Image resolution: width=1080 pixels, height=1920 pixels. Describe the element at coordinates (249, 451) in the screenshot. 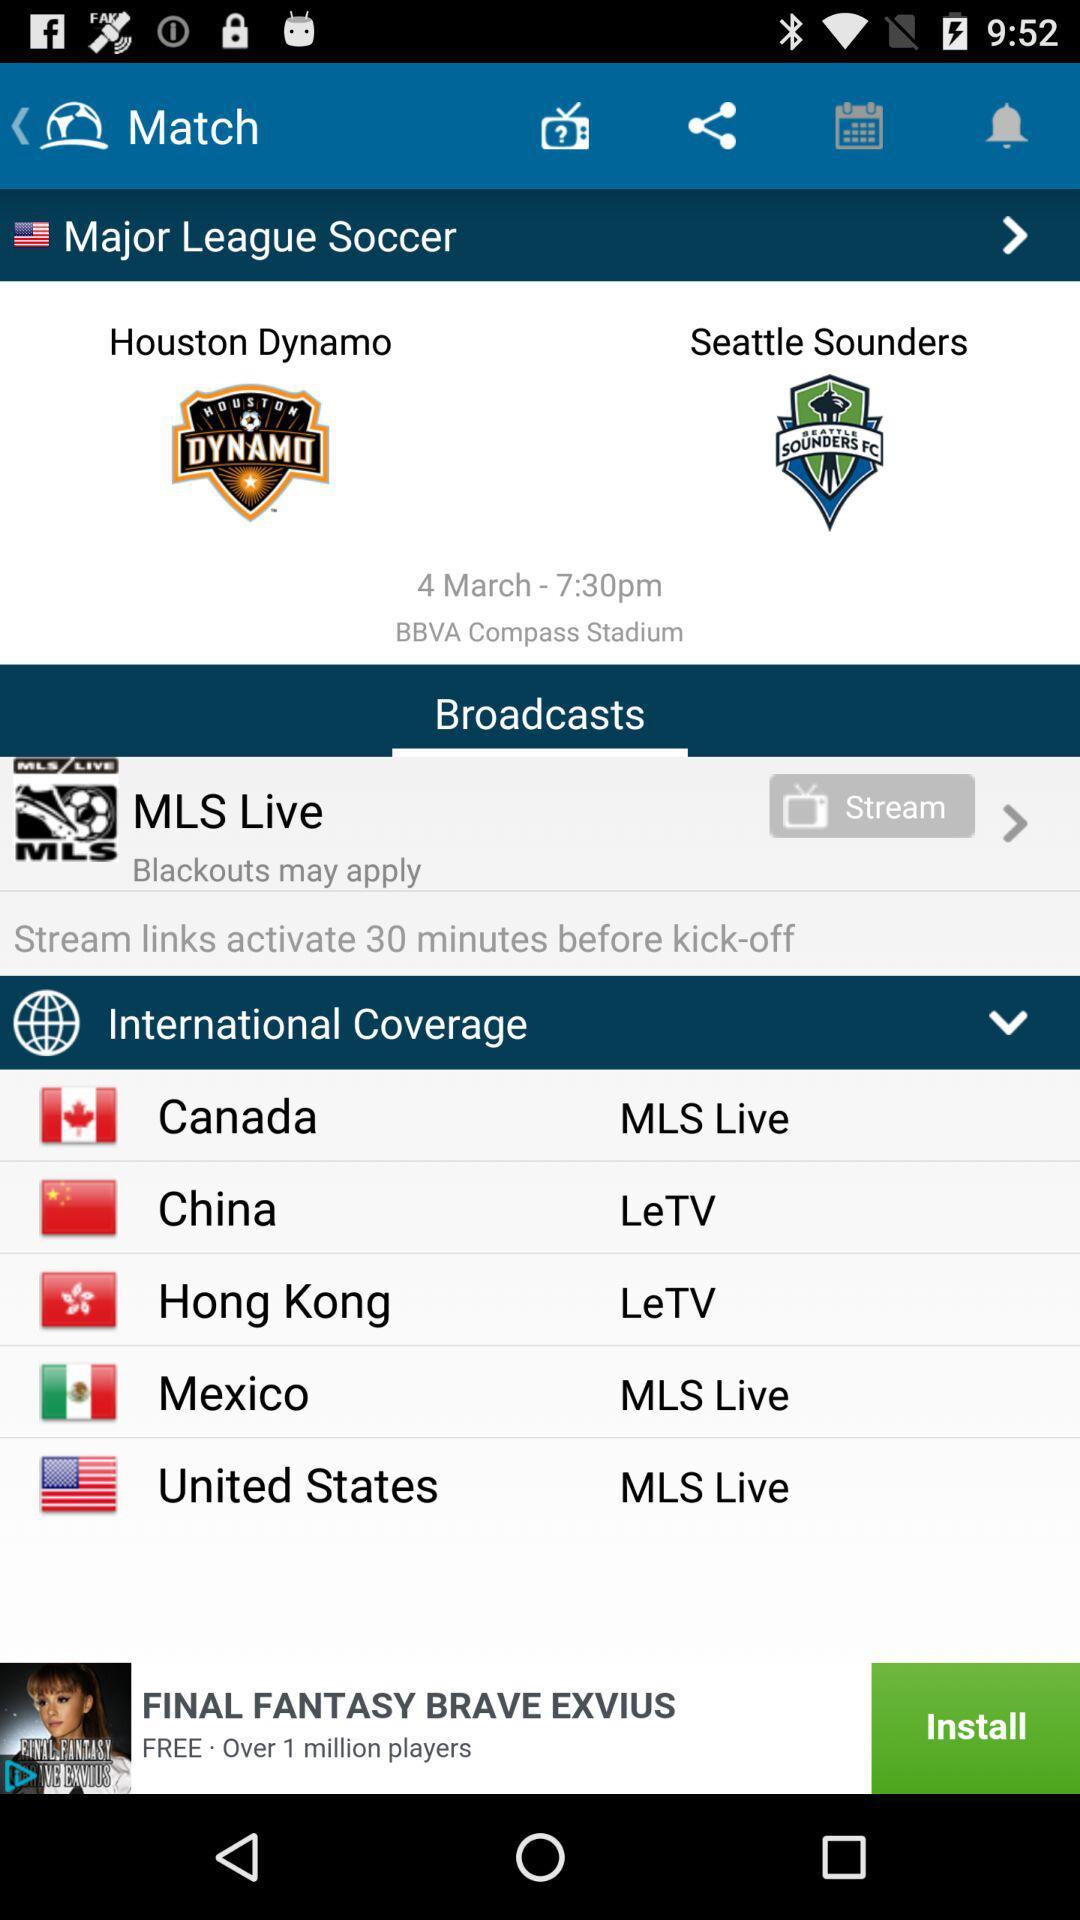

I see `specific team` at that location.